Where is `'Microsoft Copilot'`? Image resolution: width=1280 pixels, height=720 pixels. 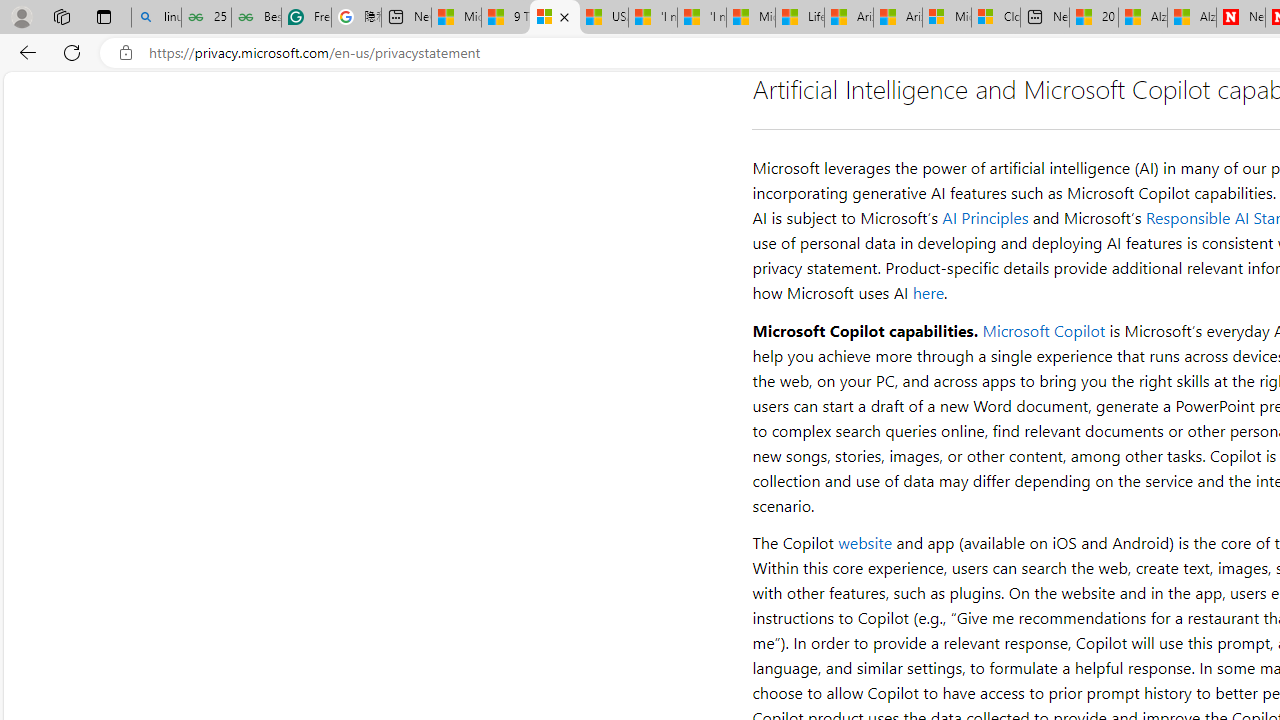 'Microsoft Copilot' is located at coordinates (1042, 329).